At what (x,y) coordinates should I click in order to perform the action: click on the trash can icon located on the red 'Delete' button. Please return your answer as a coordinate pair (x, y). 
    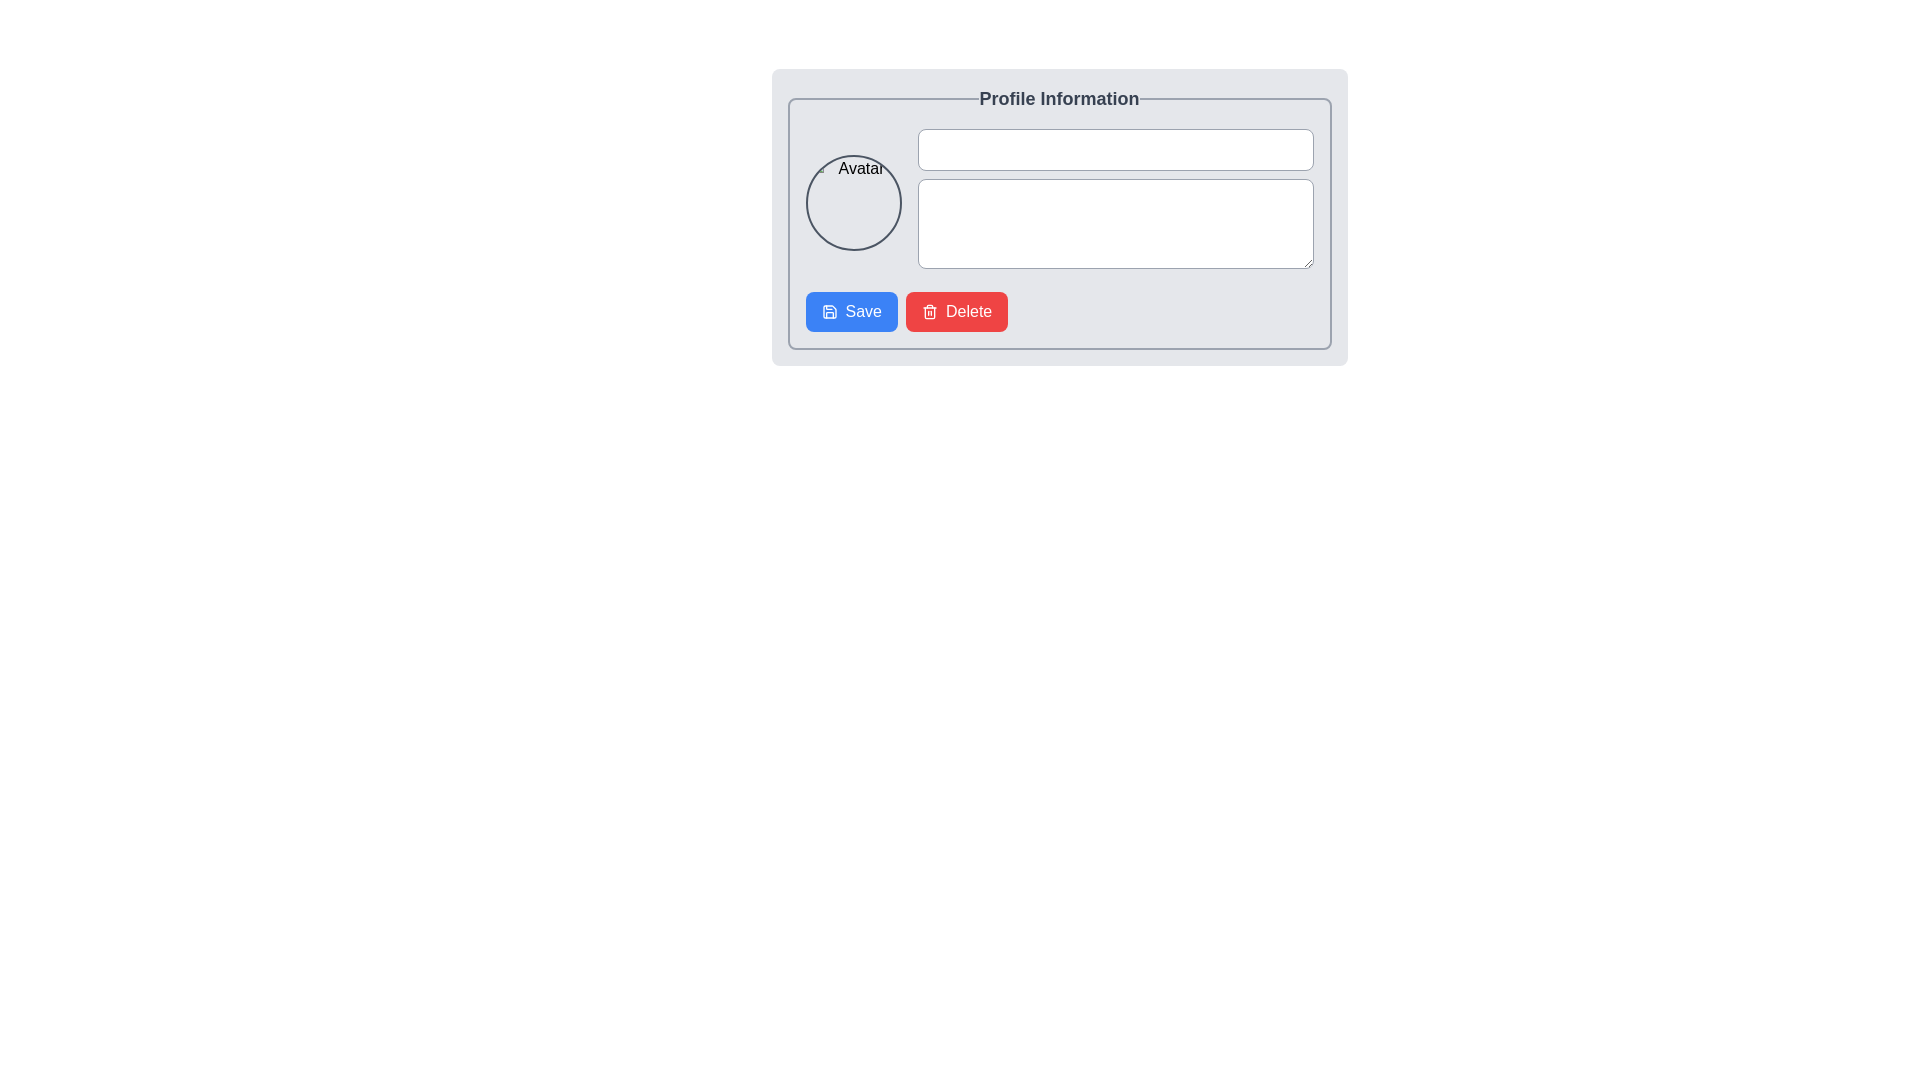
    Looking at the image, I should click on (929, 312).